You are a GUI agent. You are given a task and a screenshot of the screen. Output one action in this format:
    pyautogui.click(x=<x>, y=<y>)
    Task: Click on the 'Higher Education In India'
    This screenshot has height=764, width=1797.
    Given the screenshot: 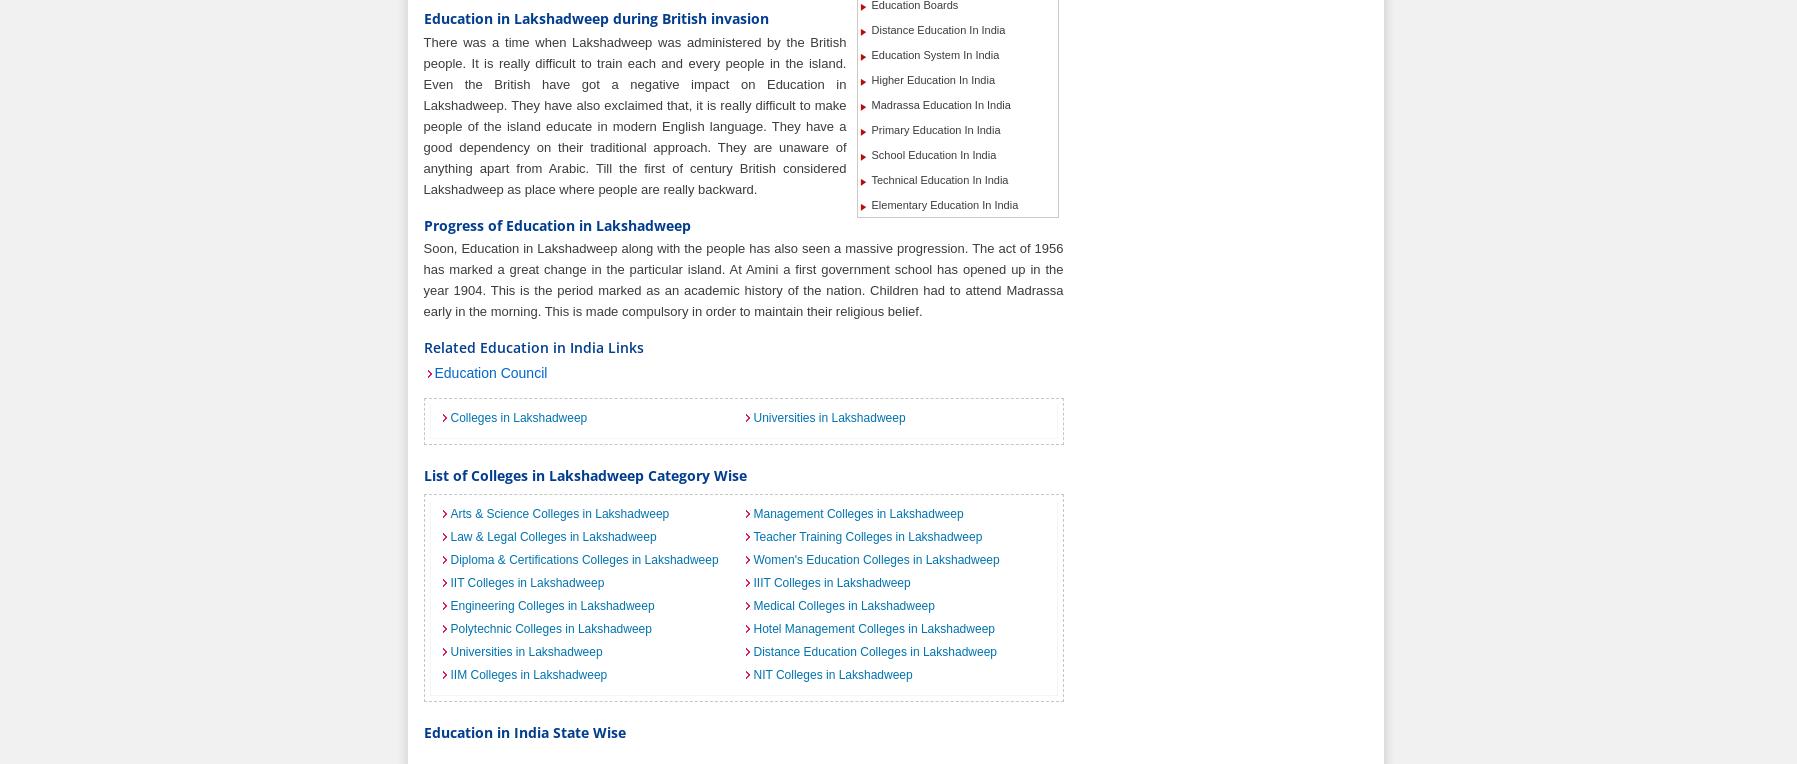 What is the action you would take?
    pyautogui.click(x=870, y=79)
    